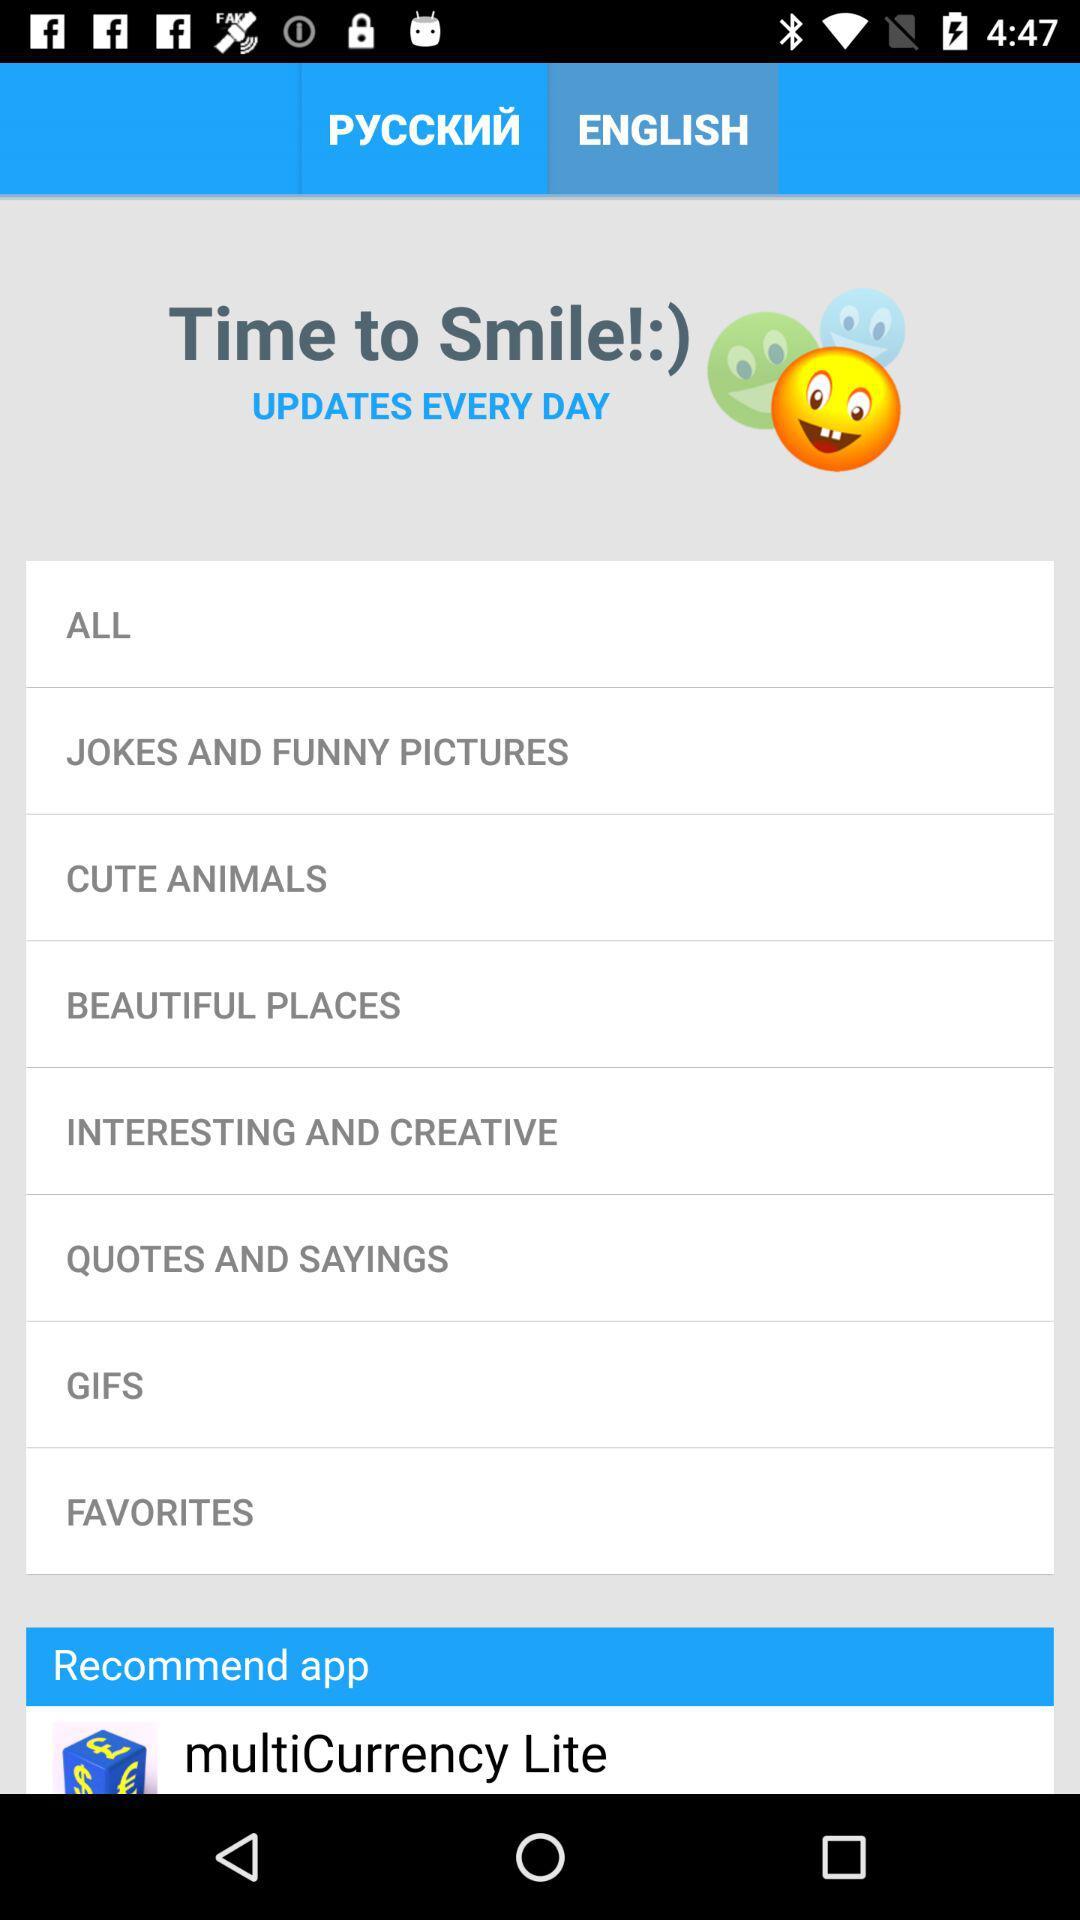 The height and width of the screenshot is (1920, 1080). What do you see at coordinates (540, 1004) in the screenshot?
I see `item below the cute animals item` at bounding box center [540, 1004].